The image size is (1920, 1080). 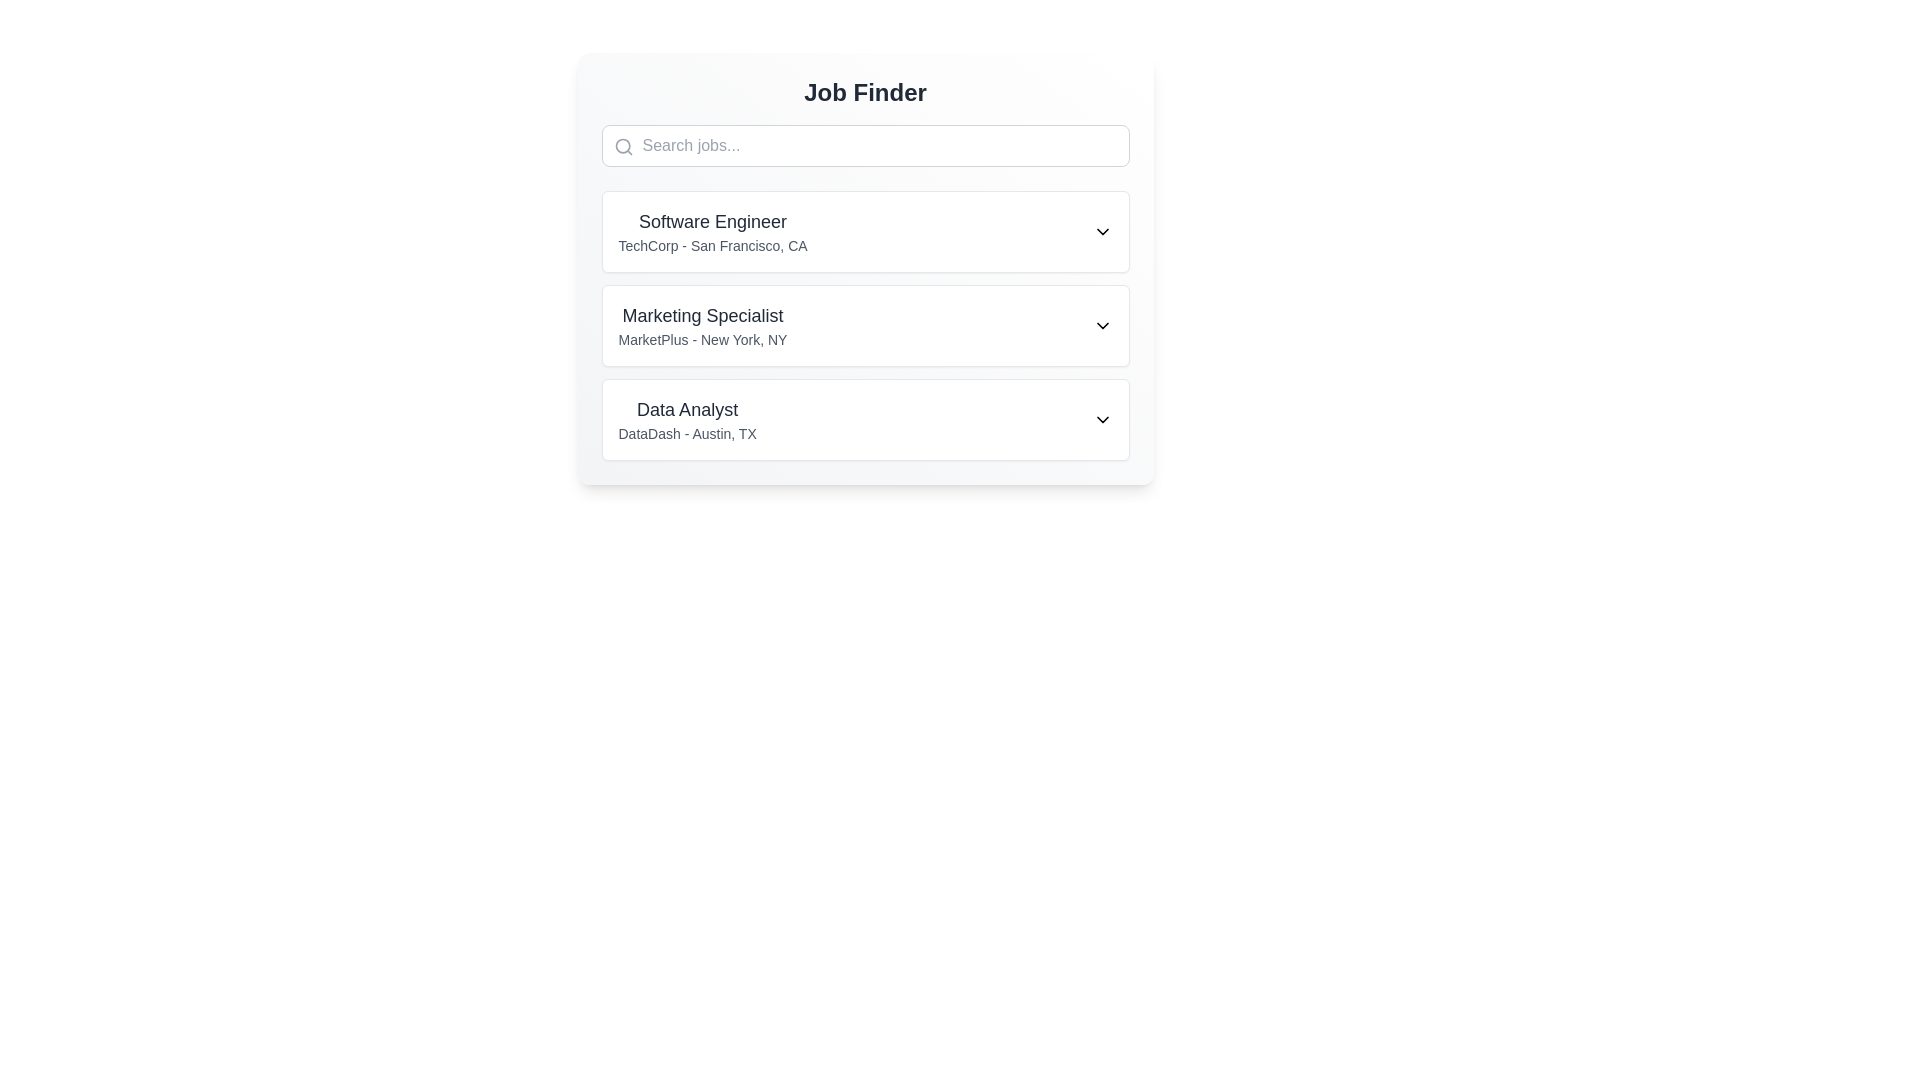 I want to click on text label displaying 'Marketing Specialist' which is bold and large-sized, located in the second listing of the Job Finder section, so click(x=702, y=315).